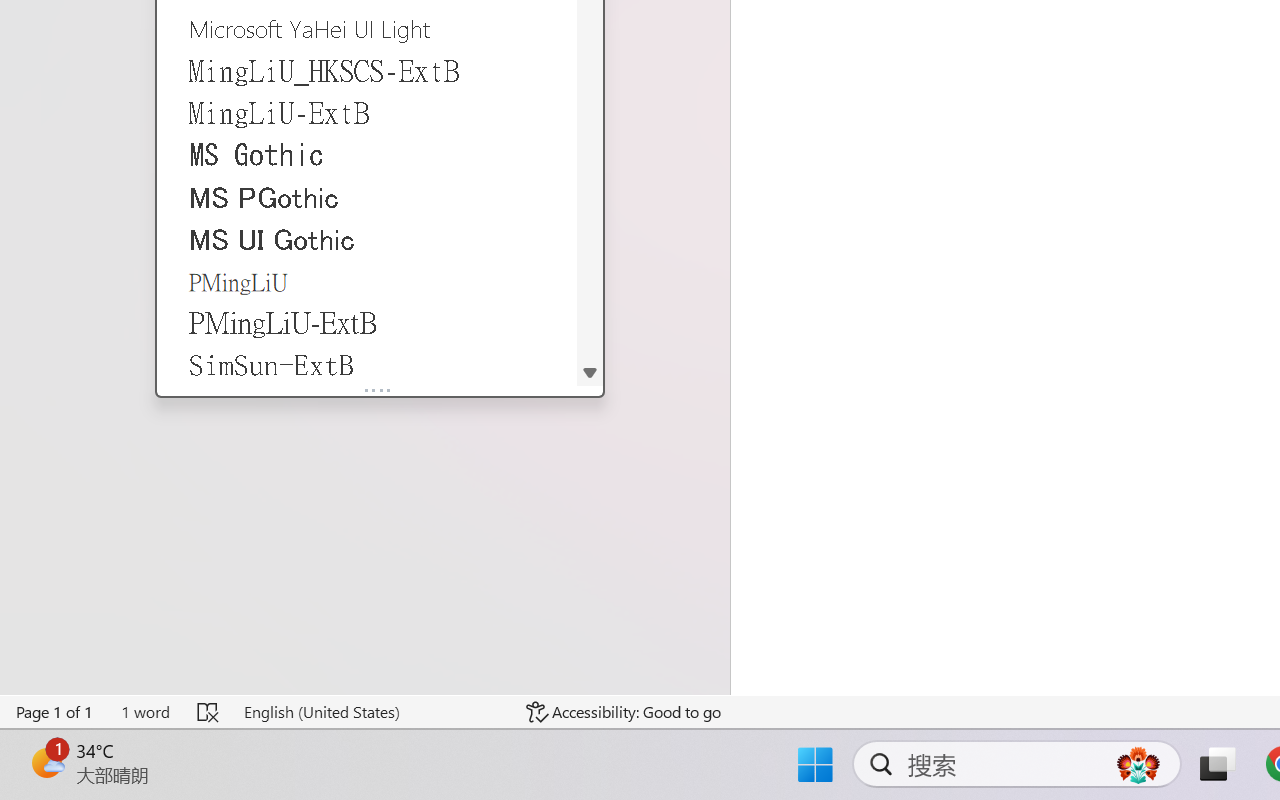  I want to click on 'PMingLiU', so click(367, 281).